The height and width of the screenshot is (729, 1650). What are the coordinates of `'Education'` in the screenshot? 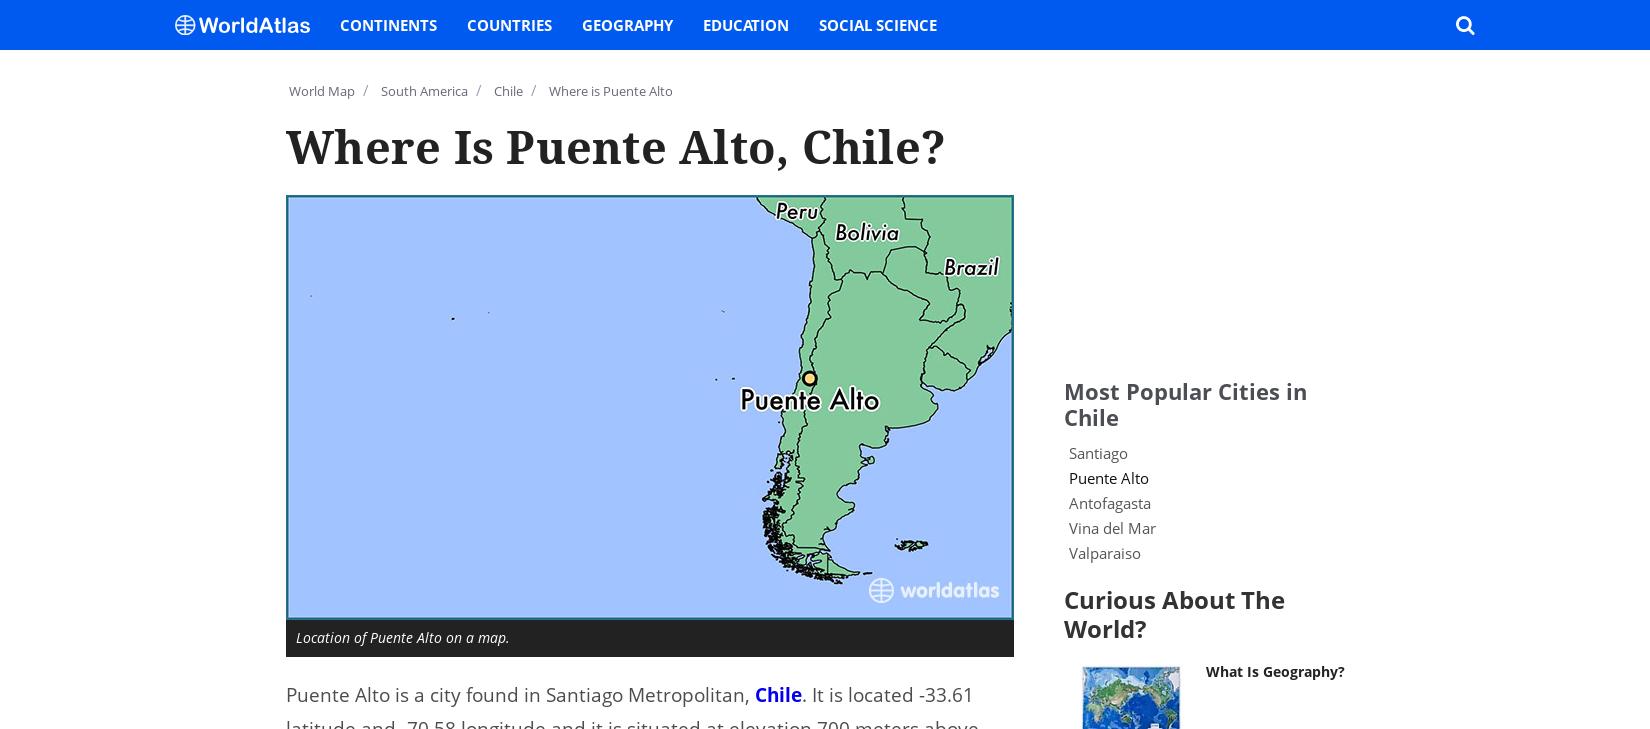 It's located at (702, 22).